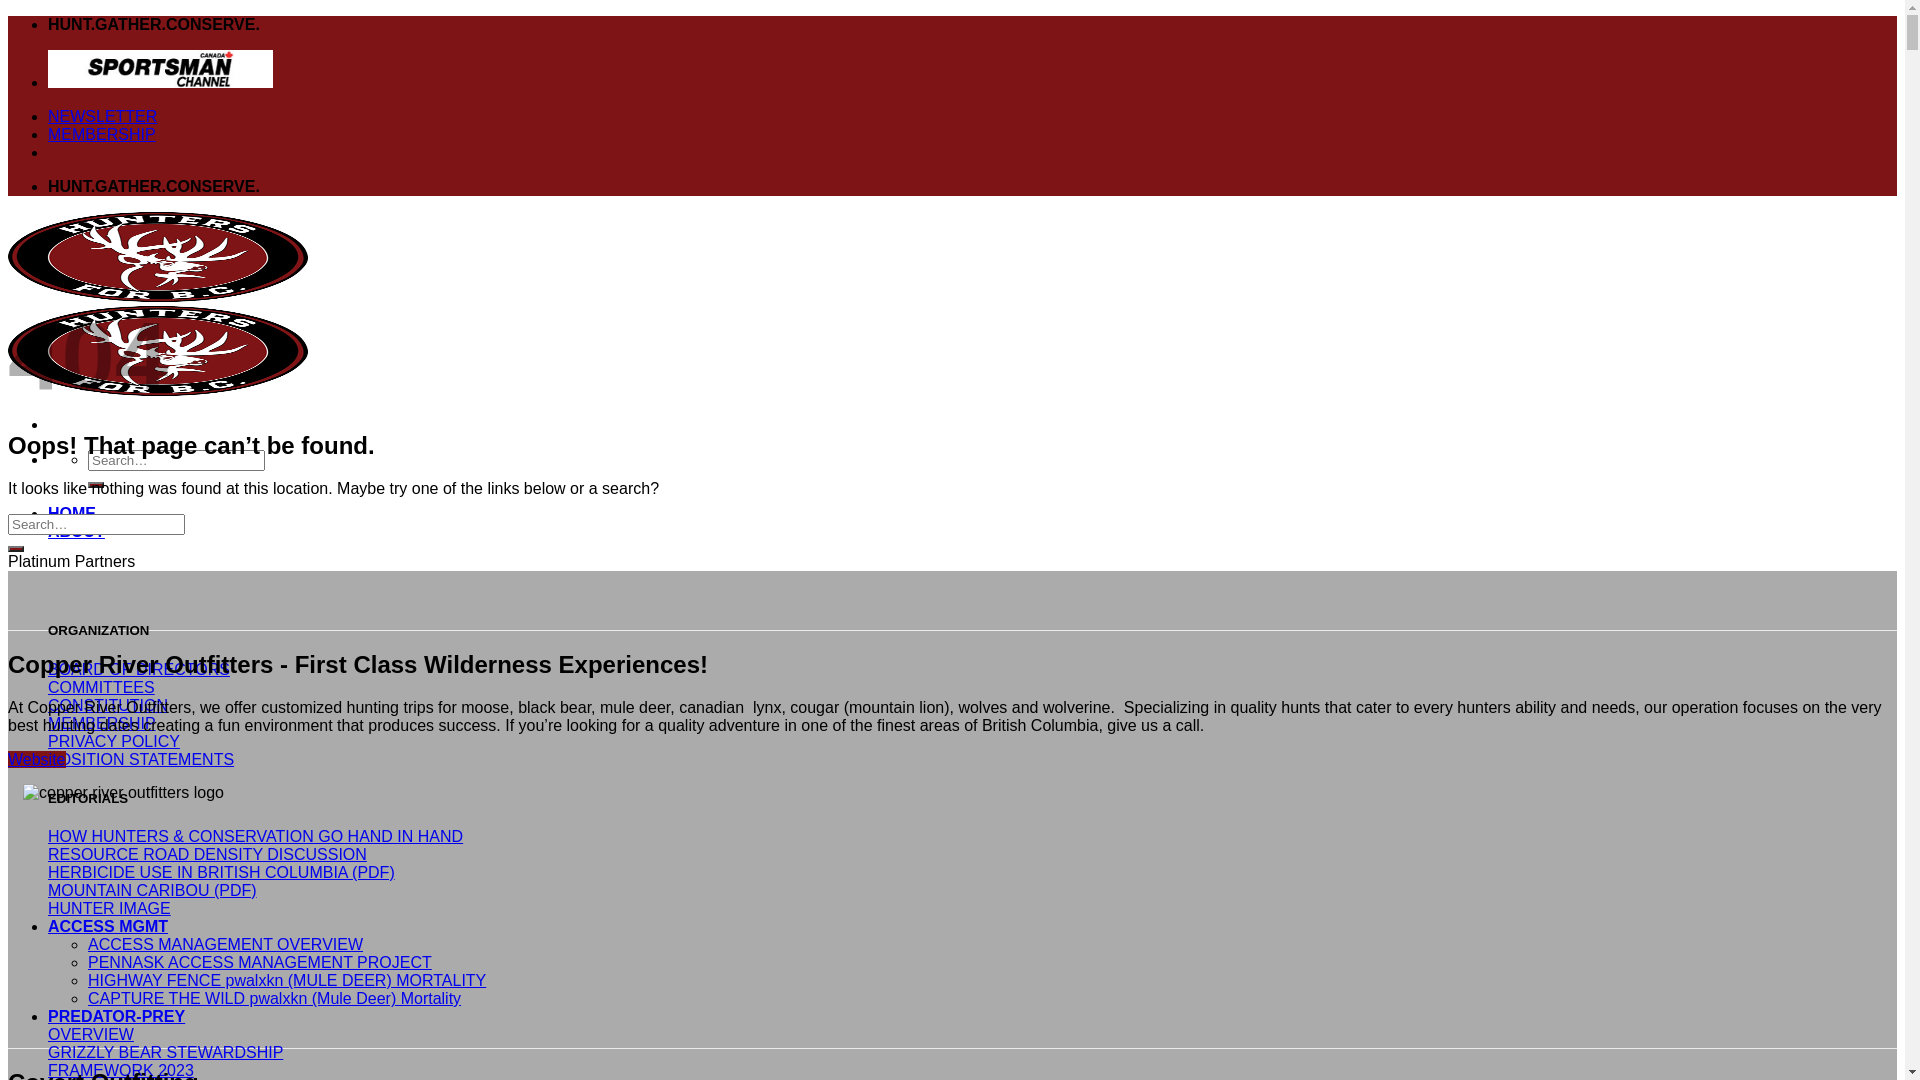  Describe the element at coordinates (115, 1016) in the screenshot. I see `'PREDATOR-PREY'` at that location.